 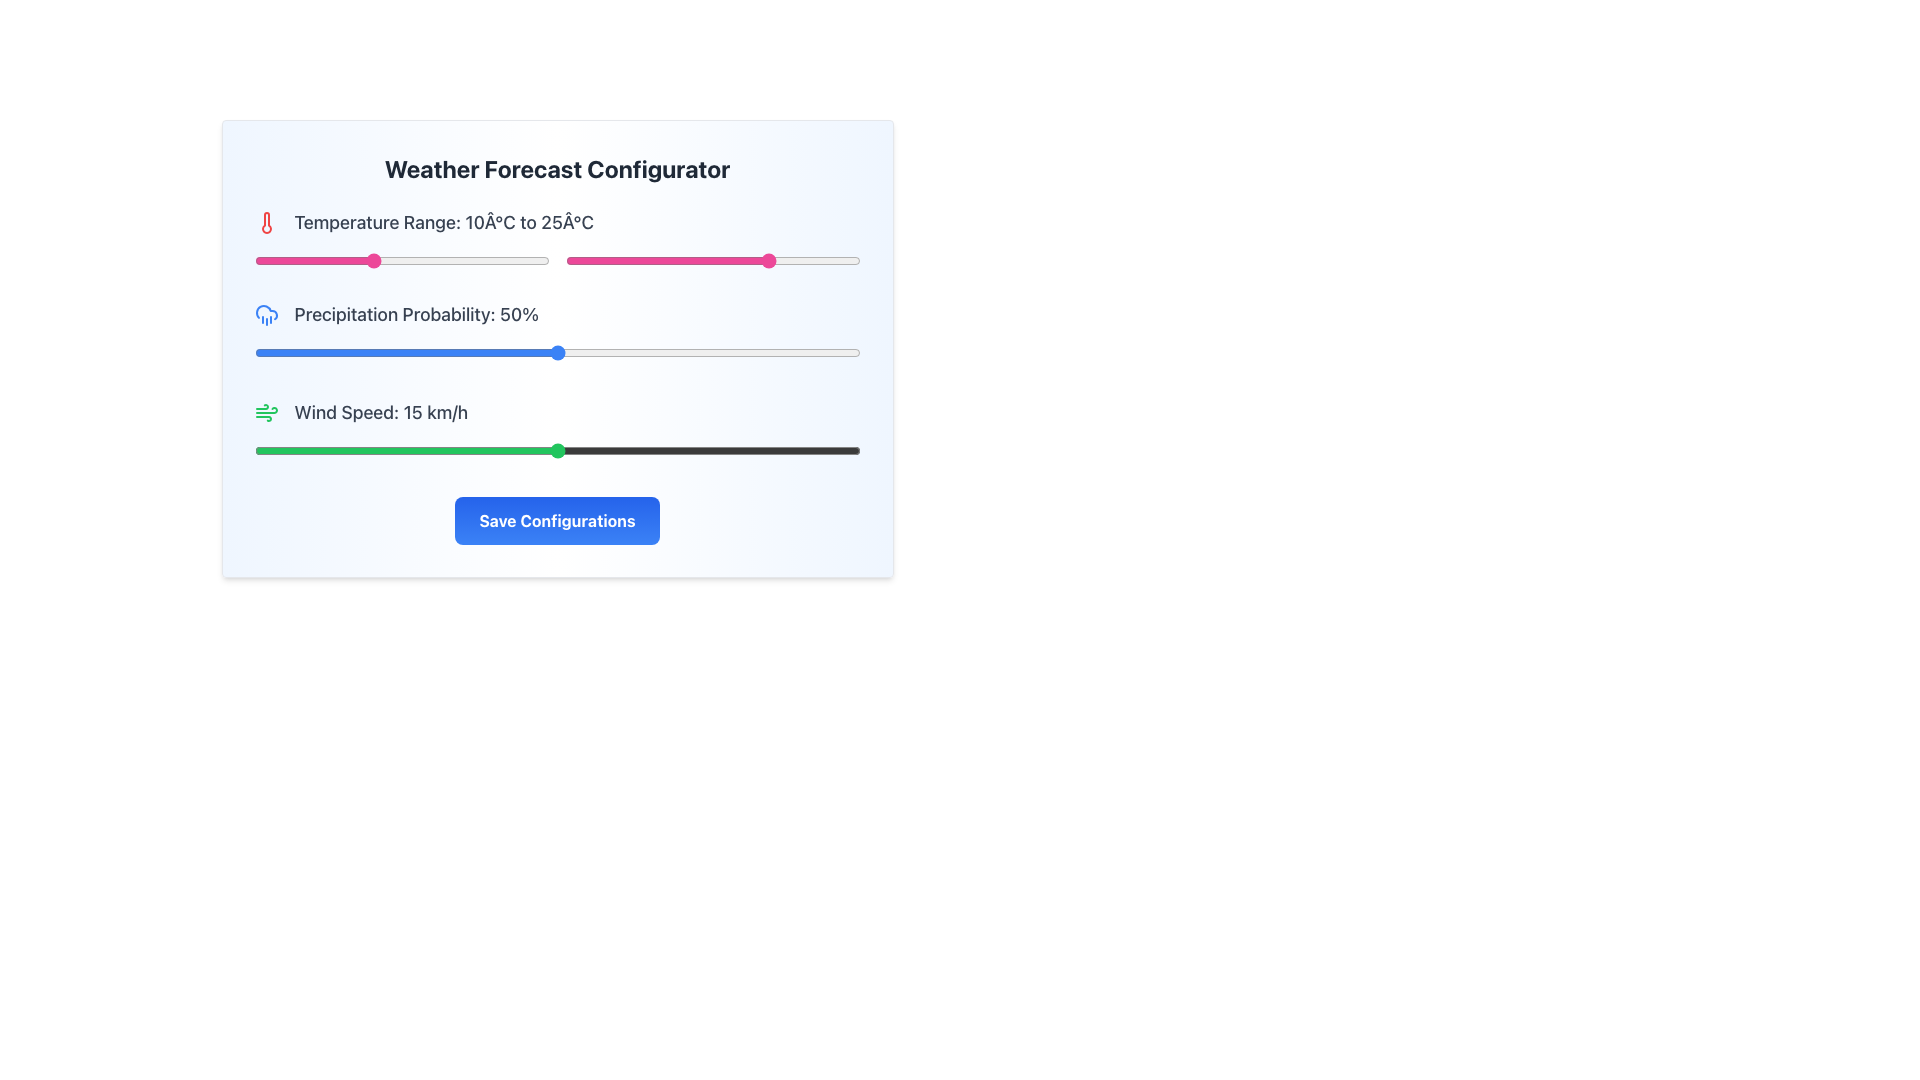 What do you see at coordinates (788, 260) in the screenshot?
I see `the temperature value` at bounding box center [788, 260].